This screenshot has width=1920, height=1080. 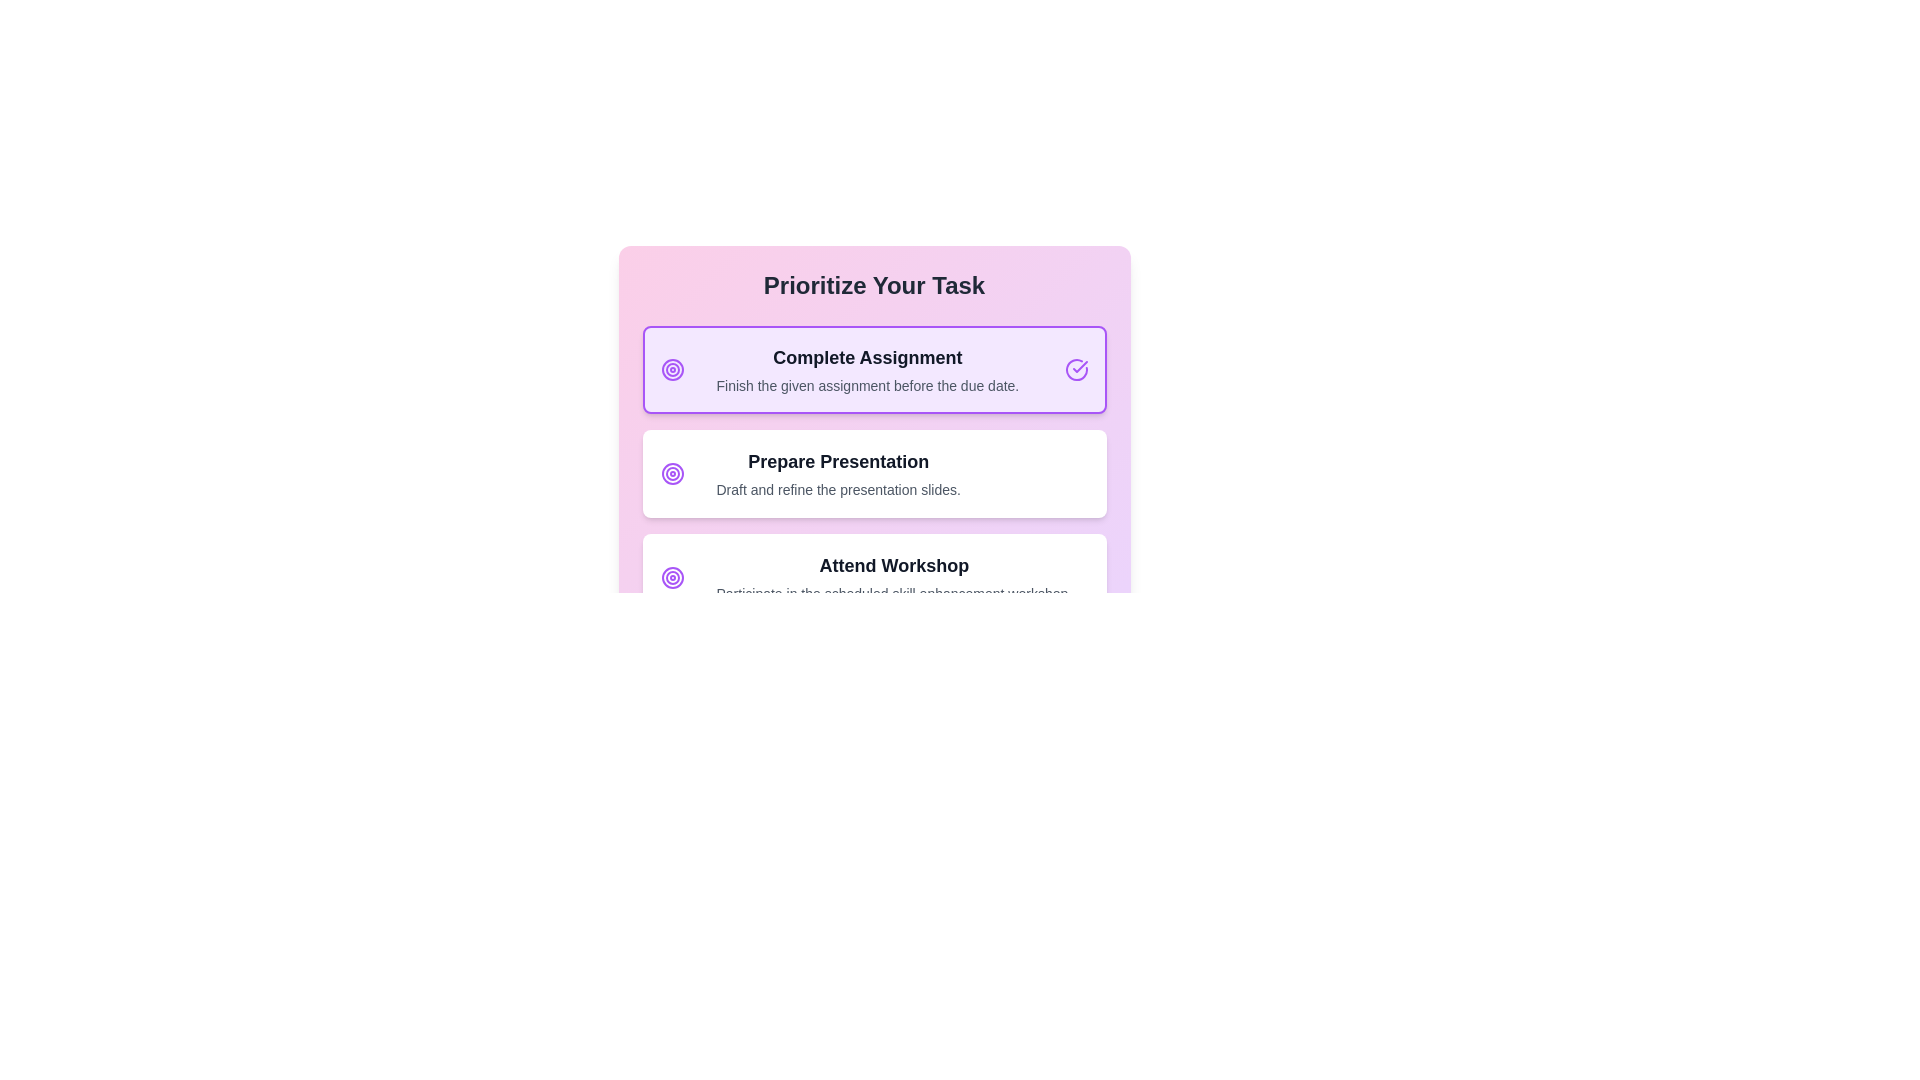 What do you see at coordinates (874, 496) in the screenshot?
I see `on the 'Prepare Presentation' Card component` at bounding box center [874, 496].